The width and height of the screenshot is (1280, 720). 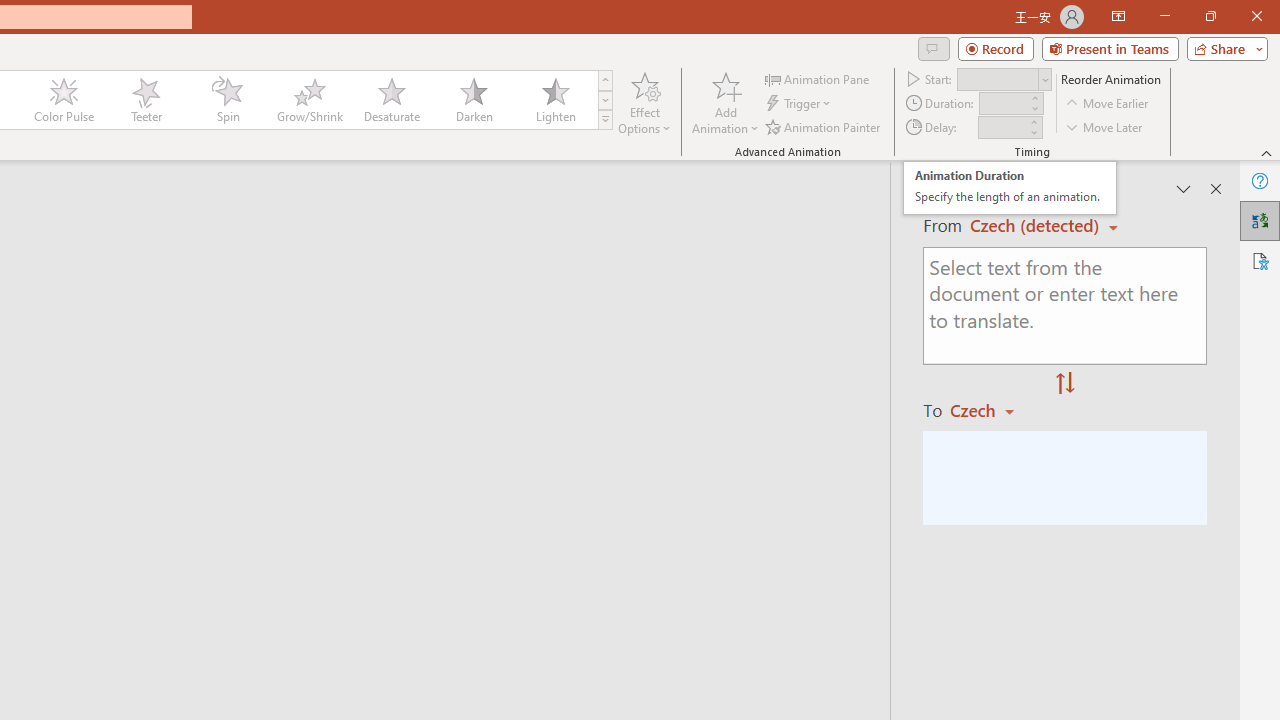 What do you see at coordinates (227, 100) in the screenshot?
I see `'Spin'` at bounding box center [227, 100].